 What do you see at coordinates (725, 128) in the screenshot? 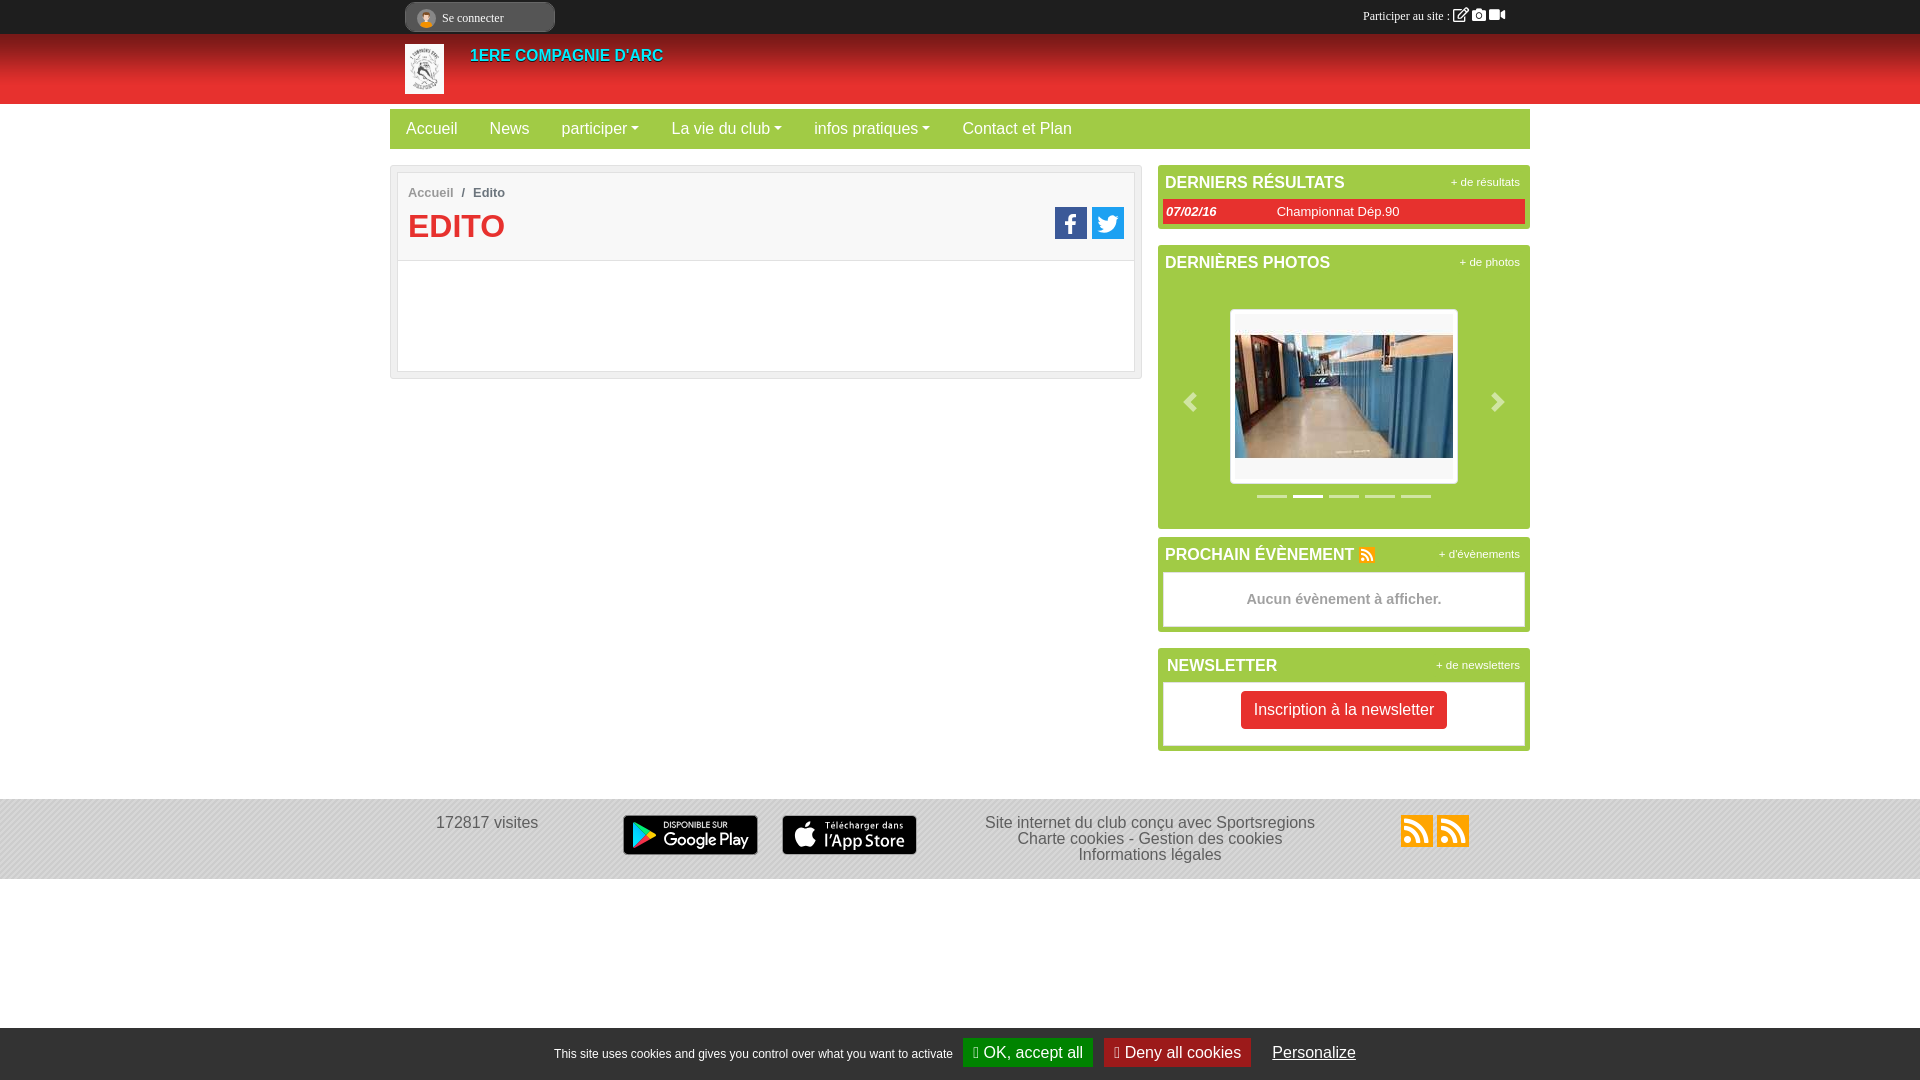
I see `'La vie du club'` at bounding box center [725, 128].